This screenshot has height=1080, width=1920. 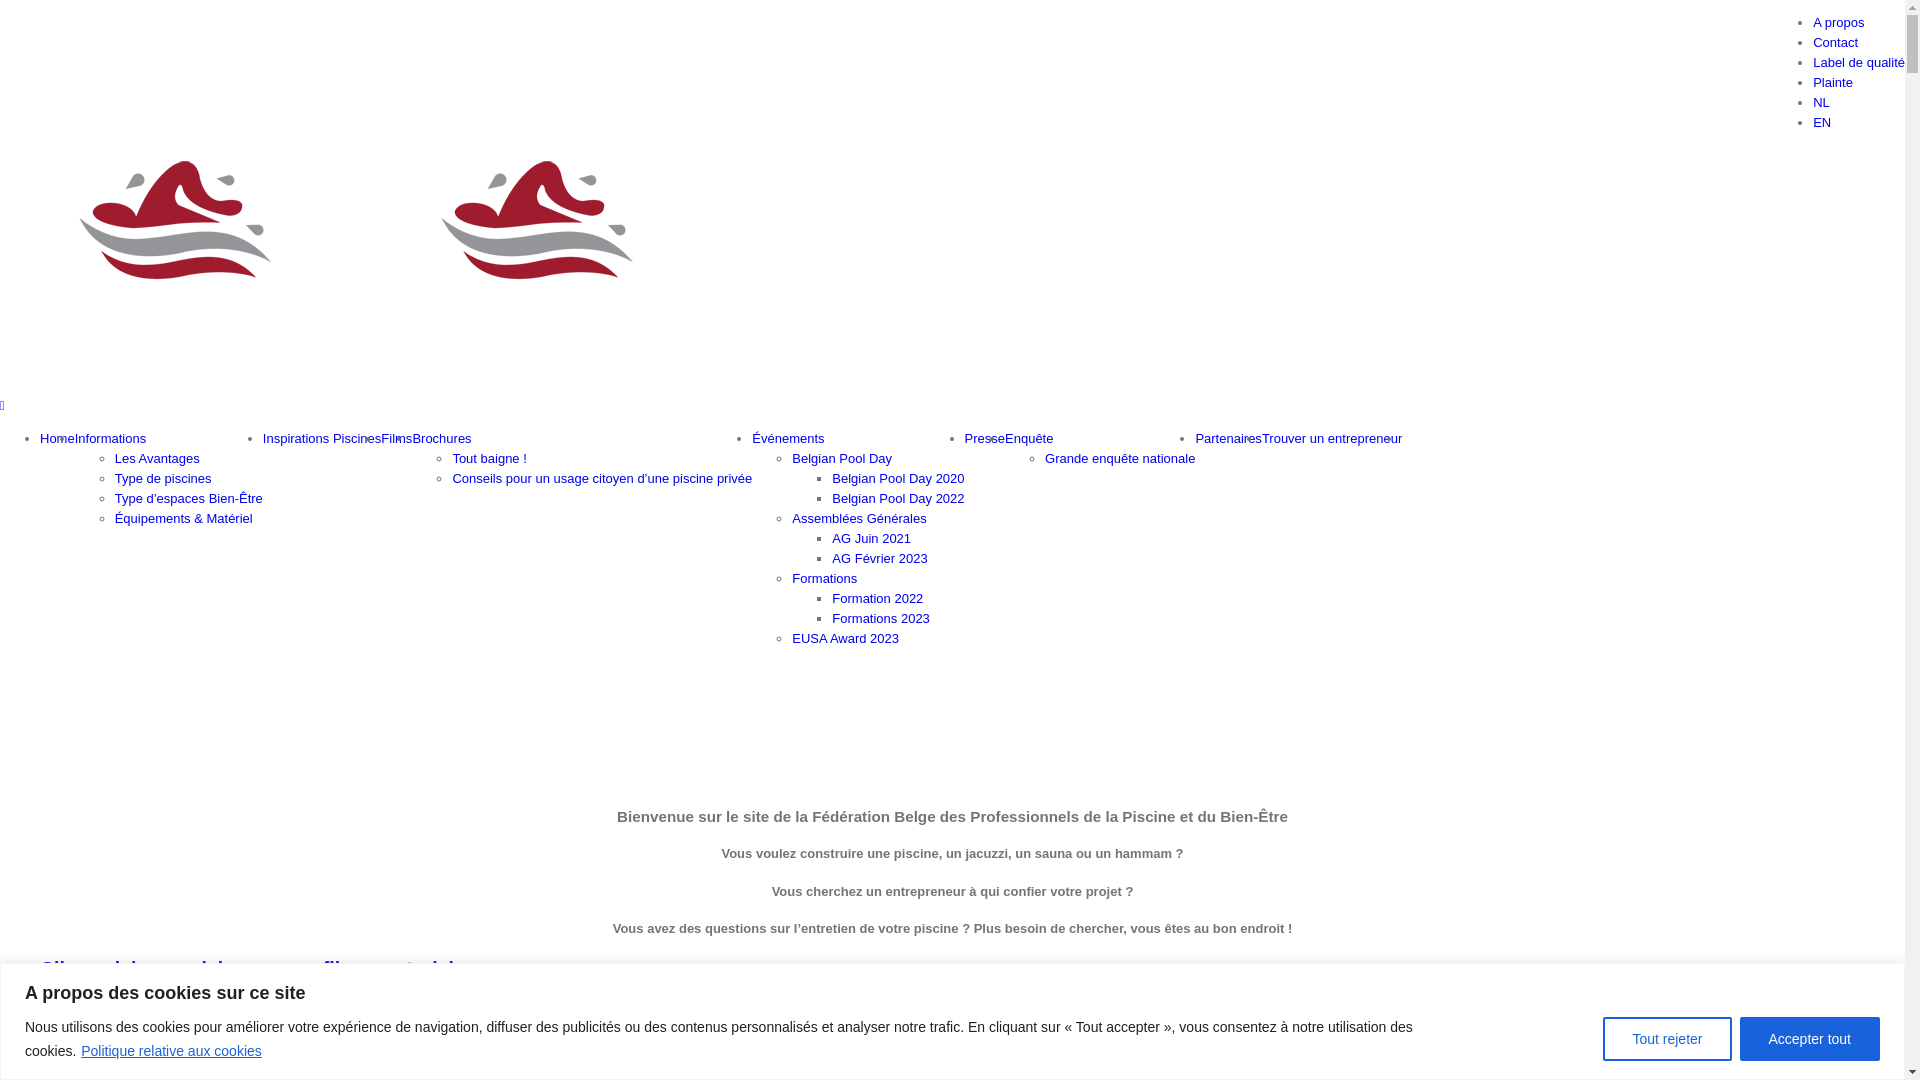 I want to click on 'Brochures', so click(x=440, y=437).